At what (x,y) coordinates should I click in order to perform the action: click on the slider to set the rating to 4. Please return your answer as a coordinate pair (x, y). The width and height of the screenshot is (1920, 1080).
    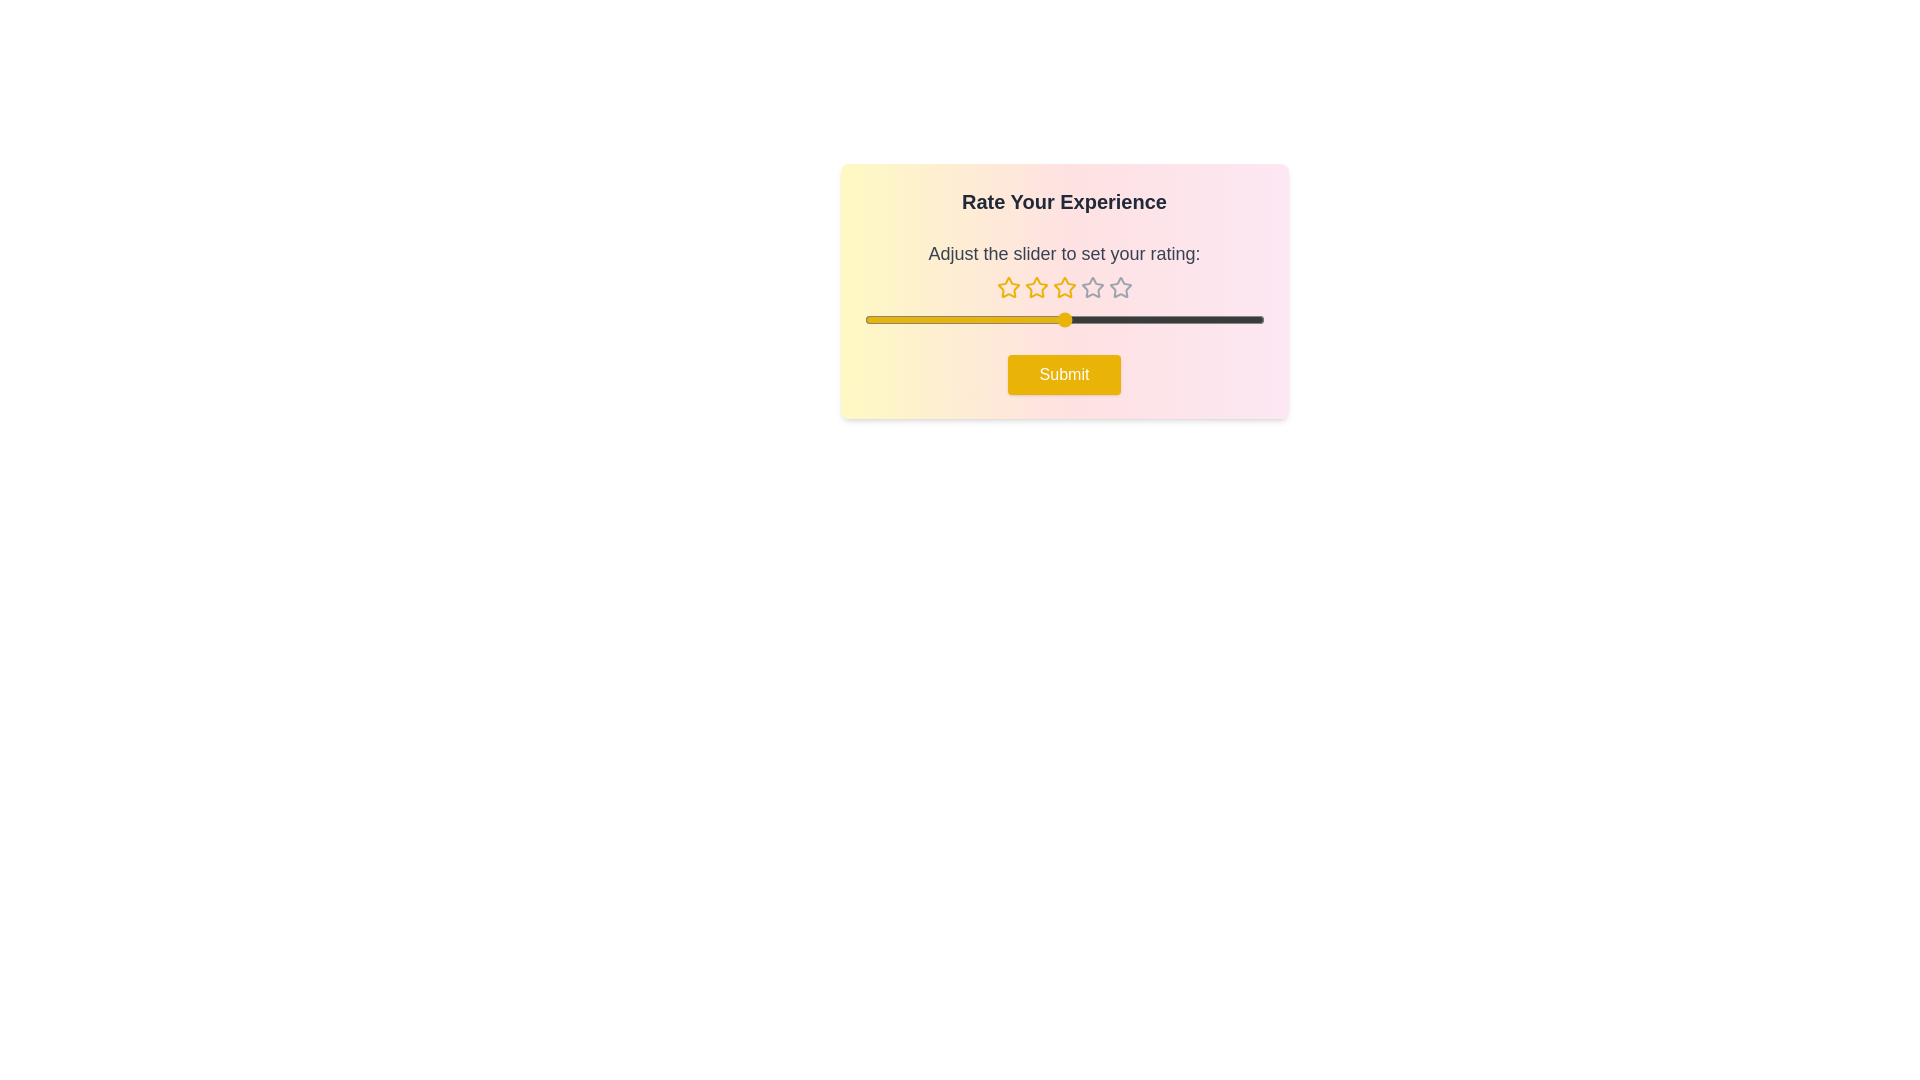
    Looking at the image, I should click on (1164, 319).